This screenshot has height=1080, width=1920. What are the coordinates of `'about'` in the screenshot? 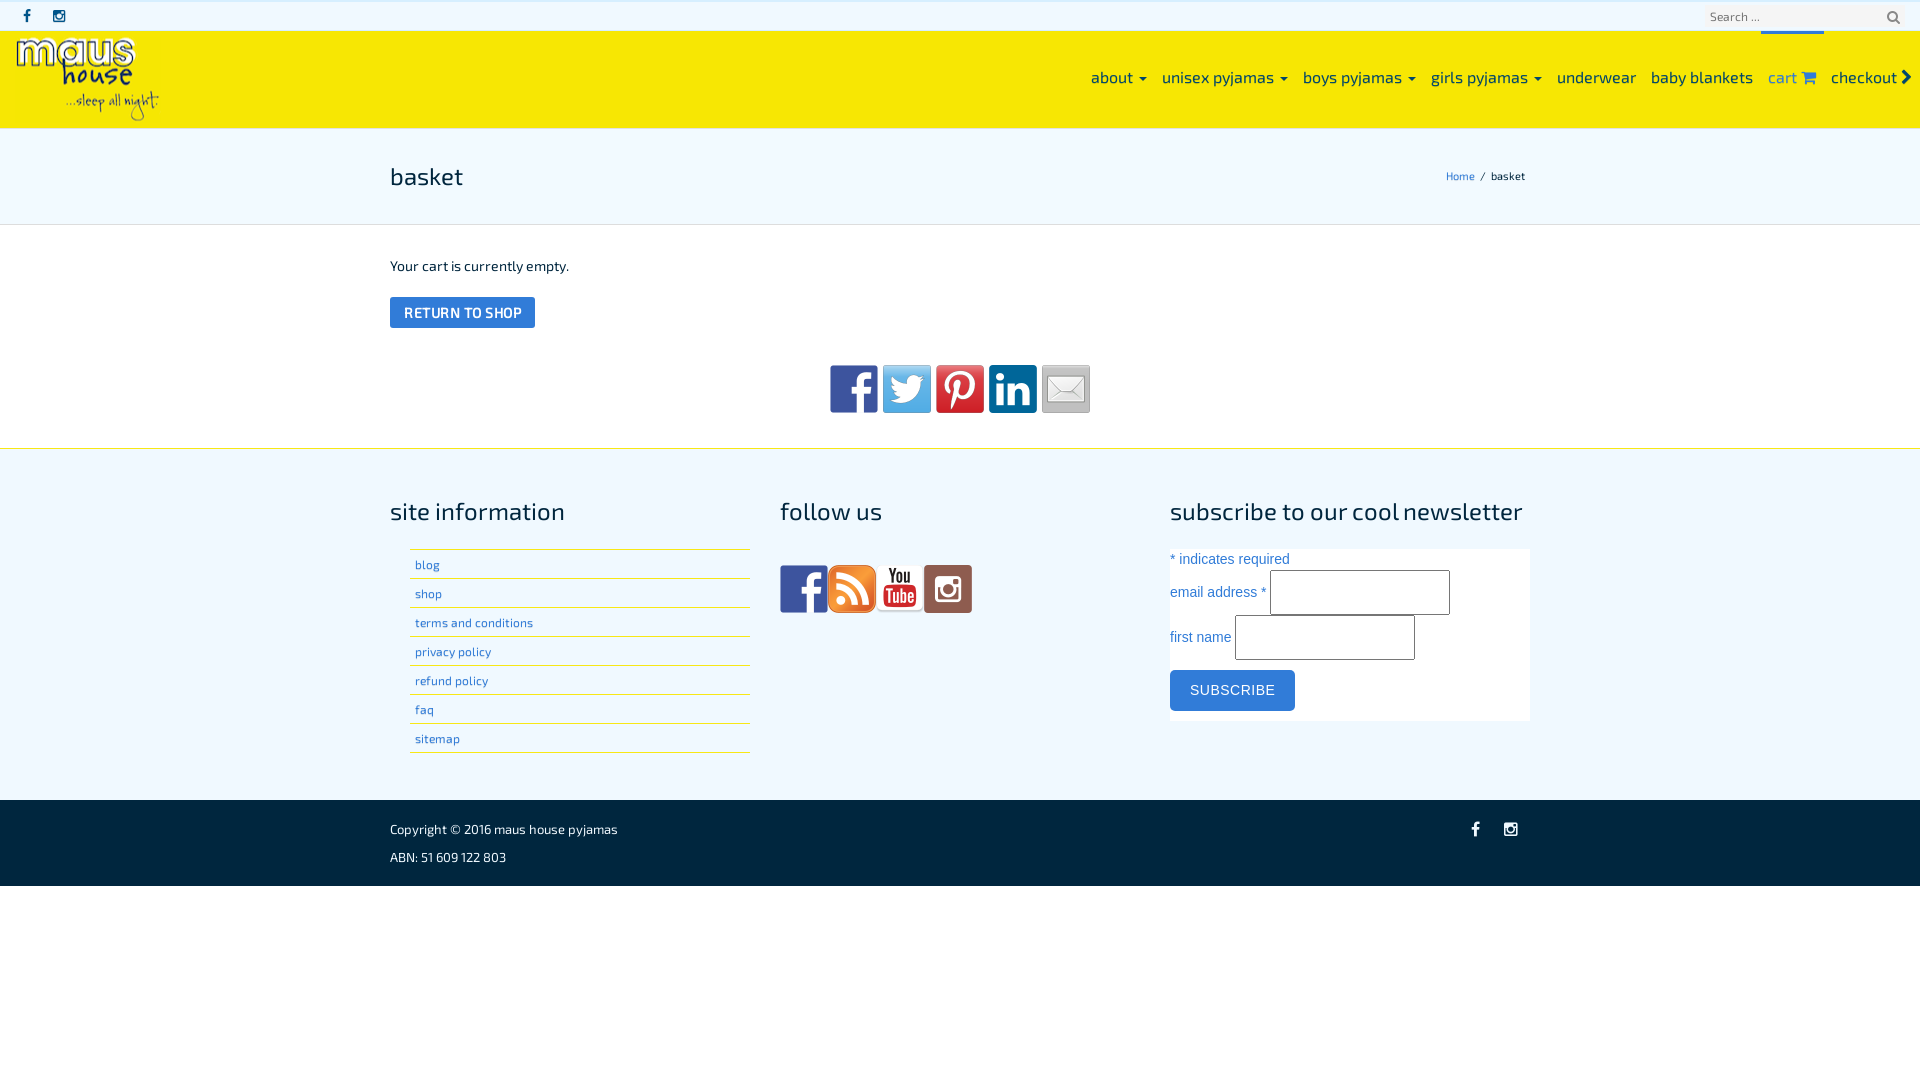 It's located at (1118, 75).